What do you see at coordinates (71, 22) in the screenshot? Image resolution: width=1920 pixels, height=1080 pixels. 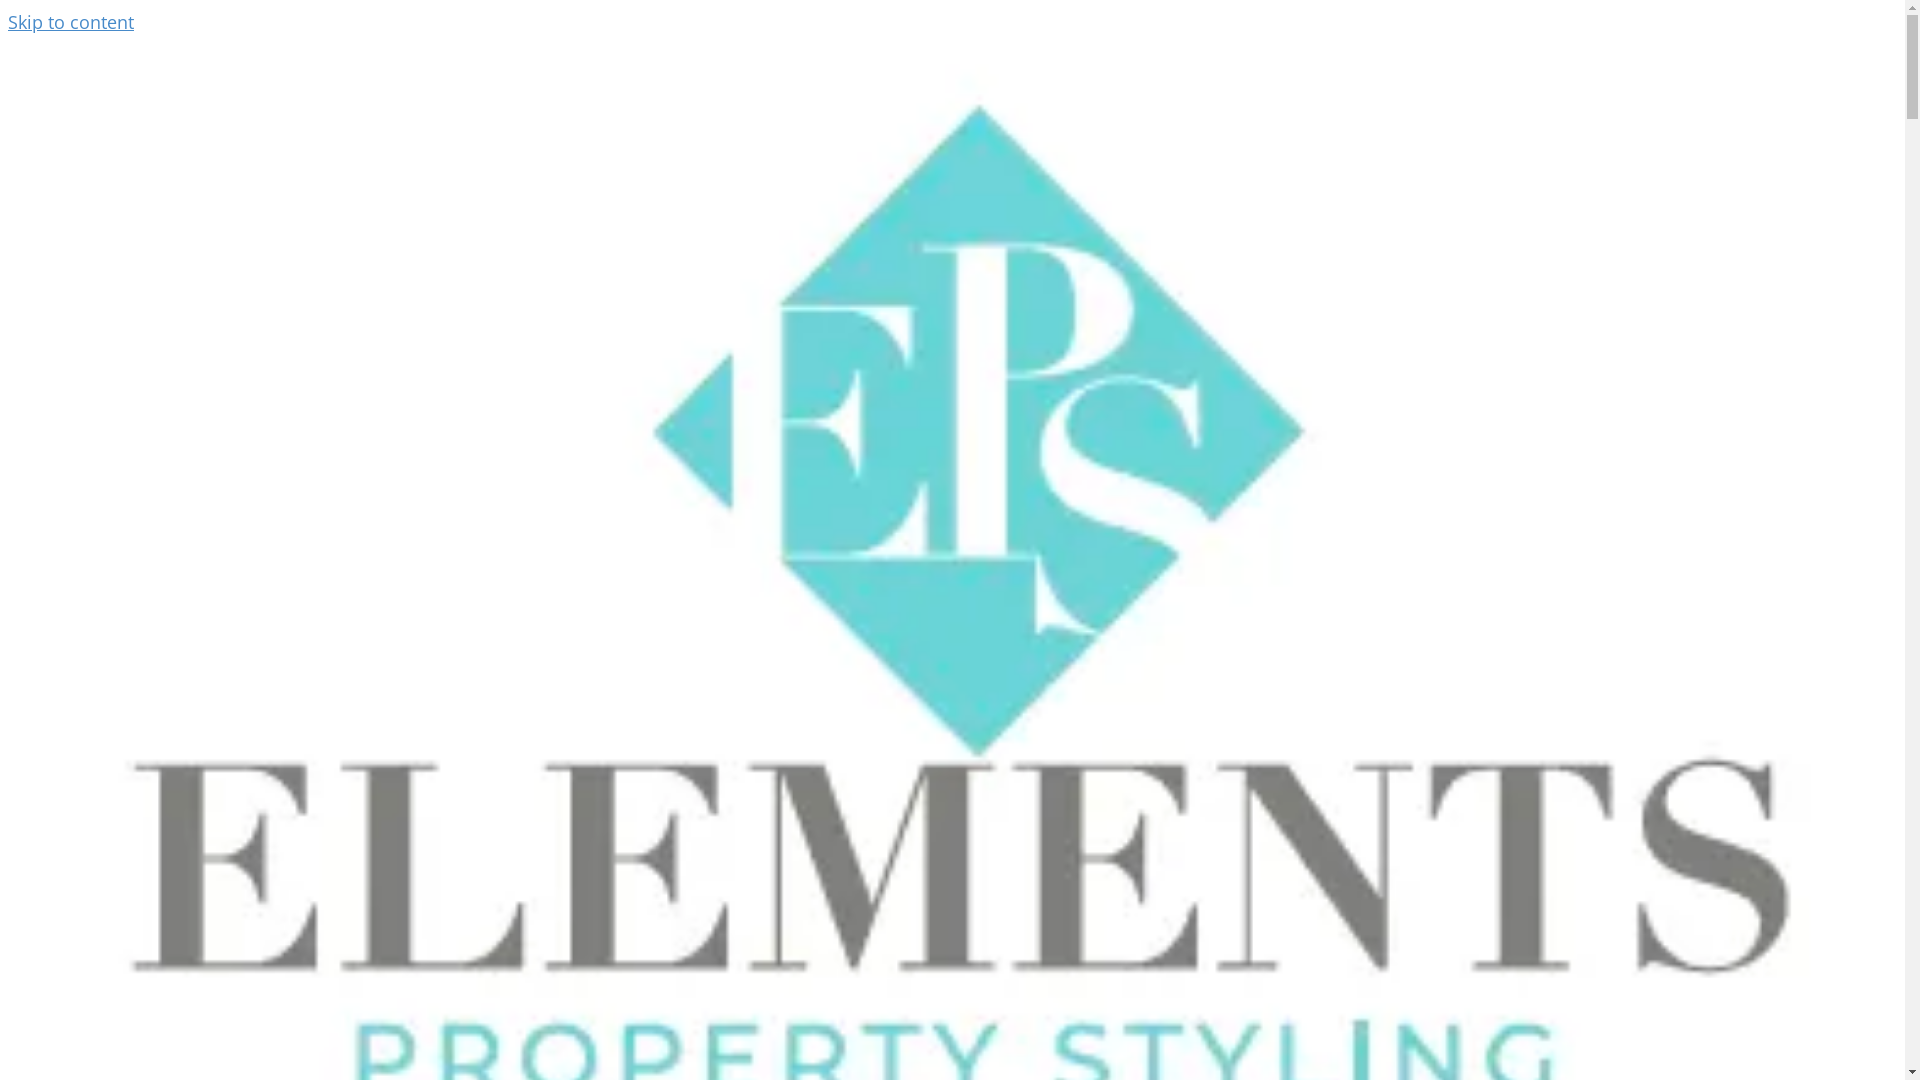 I see `'Skip to content'` at bounding box center [71, 22].